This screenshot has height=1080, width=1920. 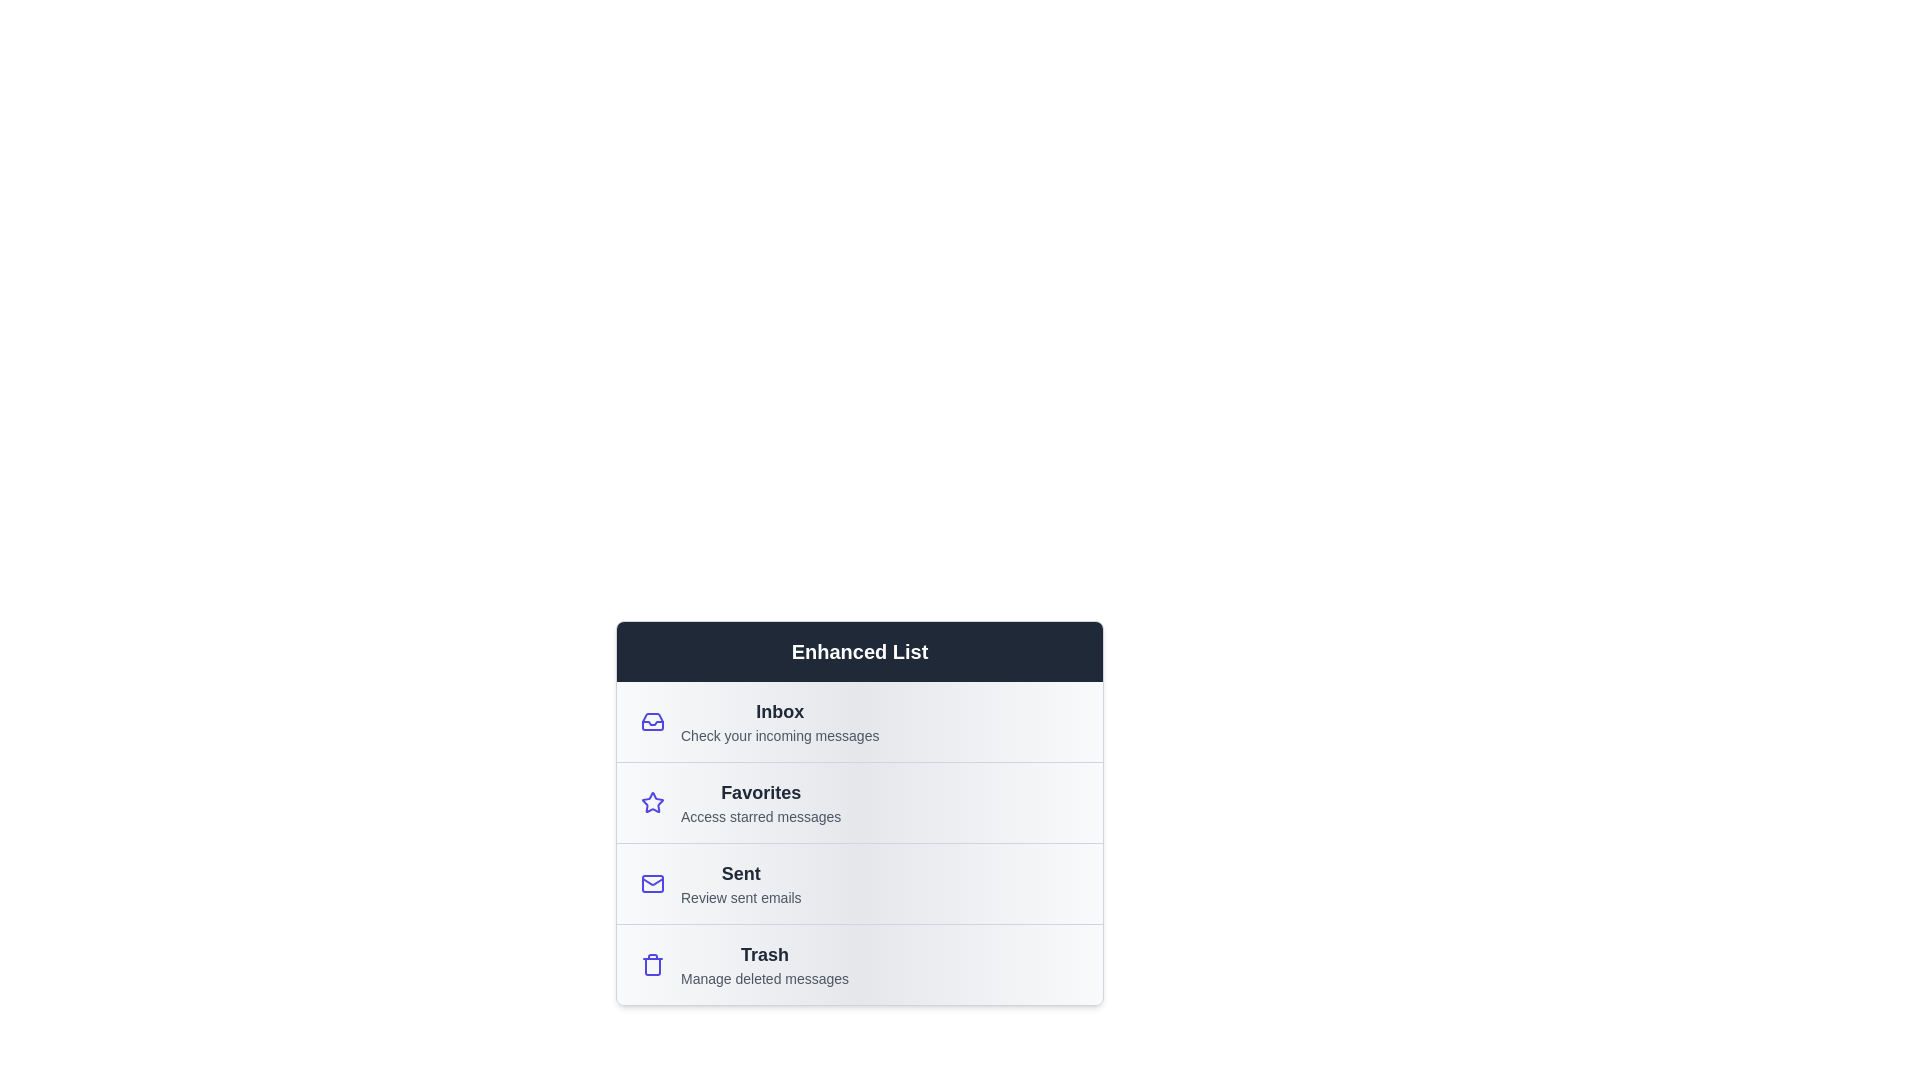 What do you see at coordinates (652, 801) in the screenshot?
I see `the star-shaped icon representing the 'Favorites' feature, which is located to the left of the text 'Favorites' in the vertical options menu` at bounding box center [652, 801].